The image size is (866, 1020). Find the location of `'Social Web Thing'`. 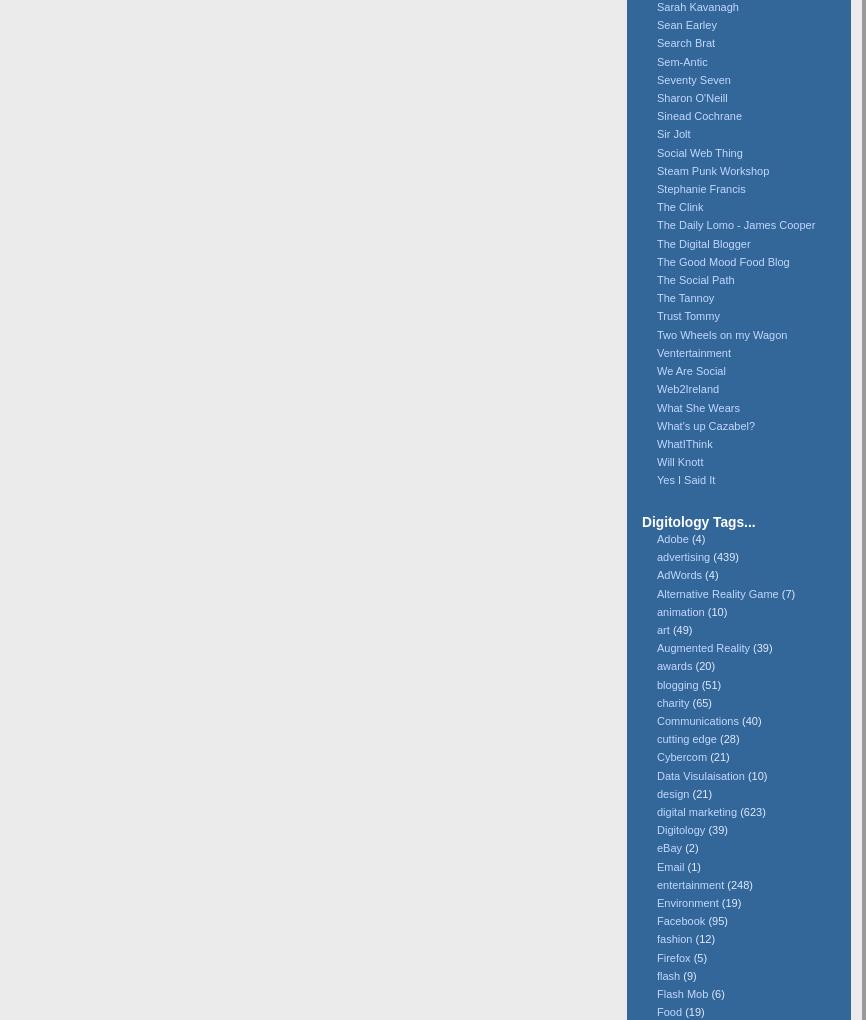

'Social Web Thing' is located at coordinates (698, 151).